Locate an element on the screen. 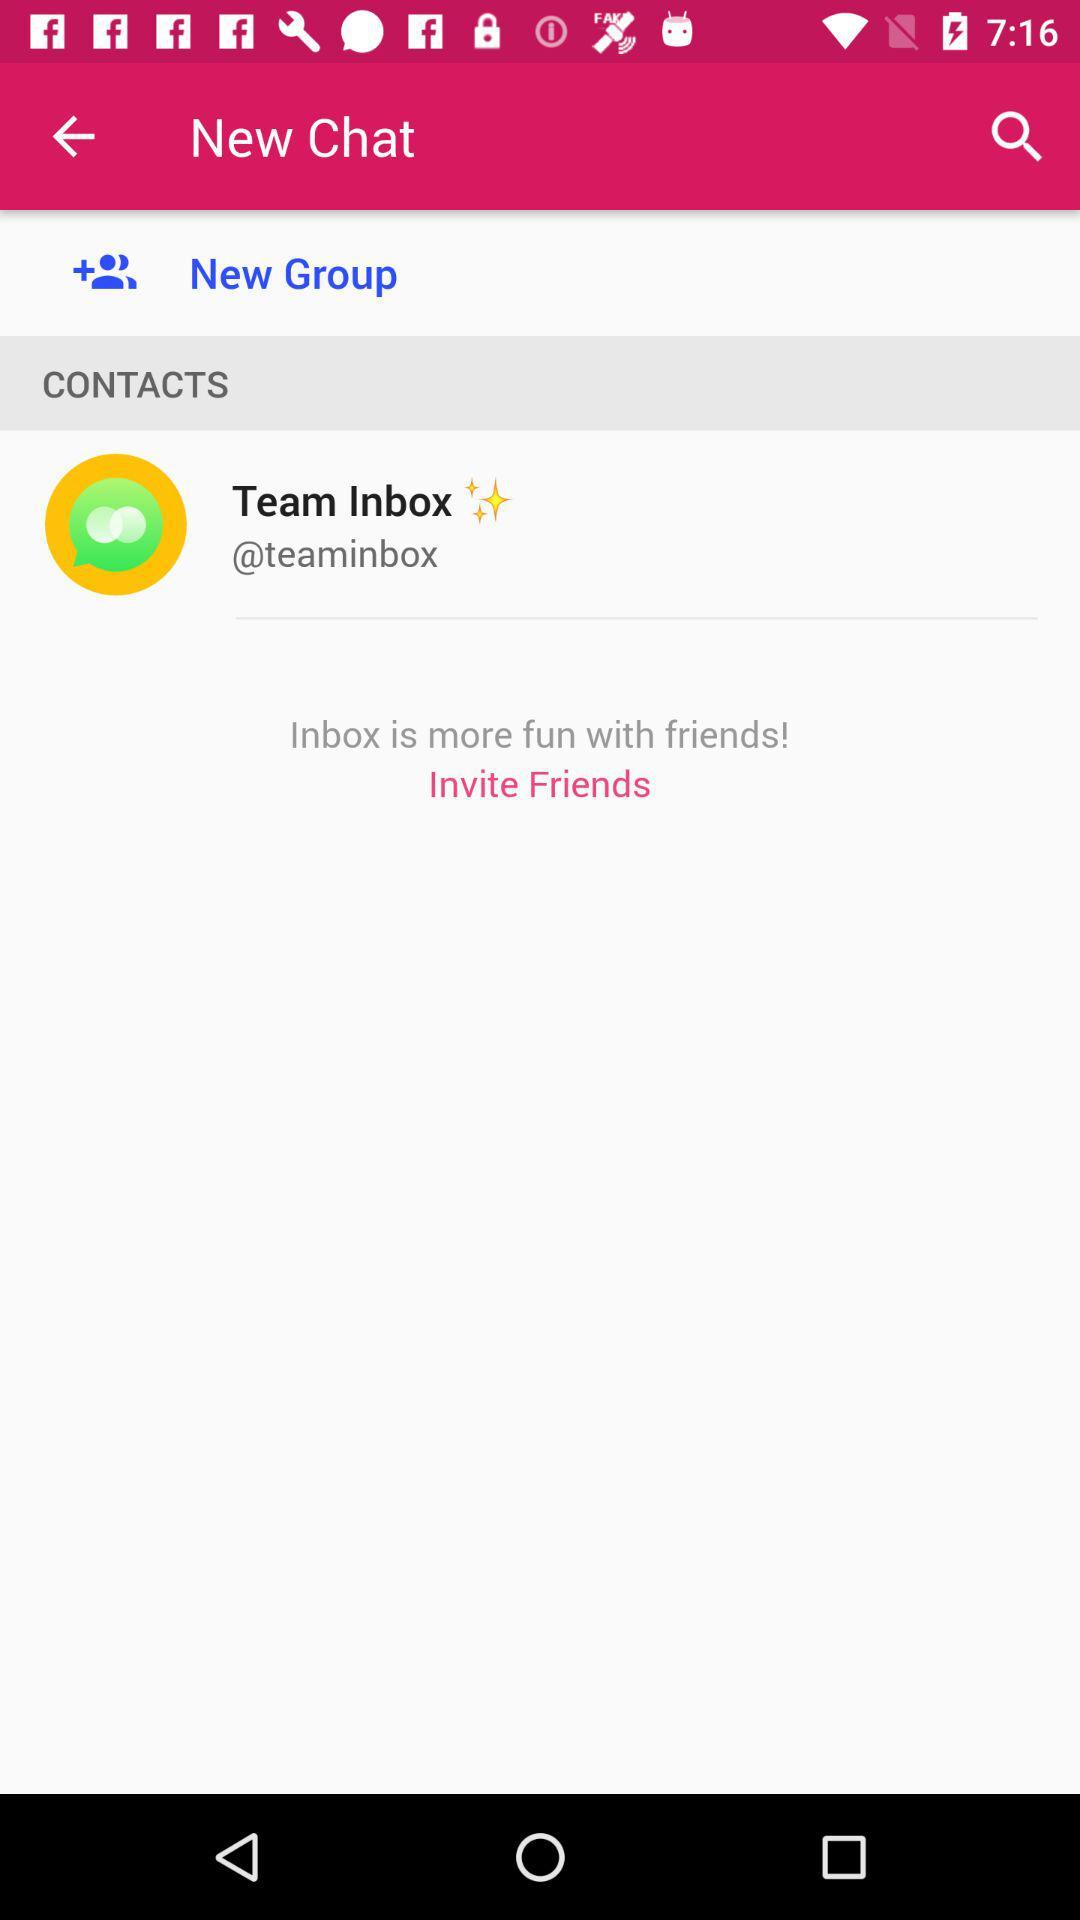 Image resolution: width=1080 pixels, height=1920 pixels. the item to the left of the new group is located at coordinates (72, 135).